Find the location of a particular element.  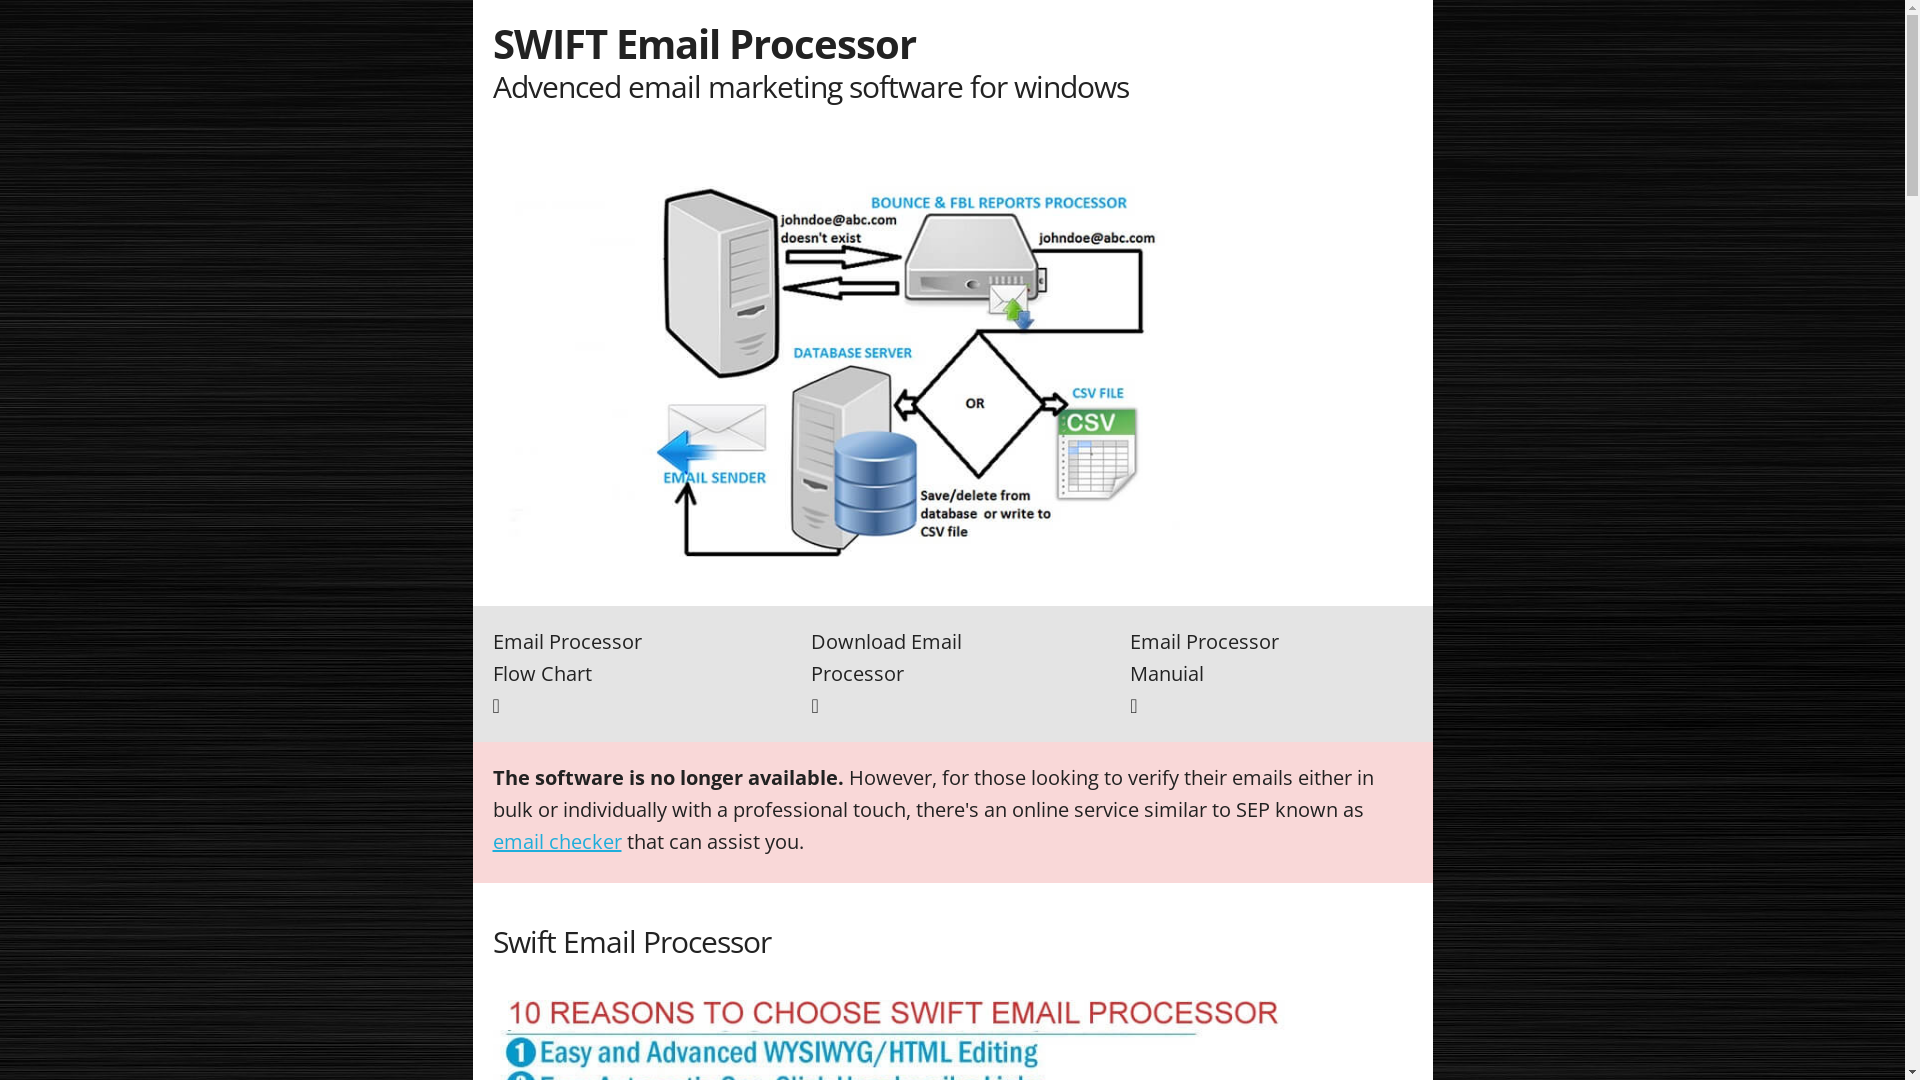

'email checker' is located at coordinates (556, 841).